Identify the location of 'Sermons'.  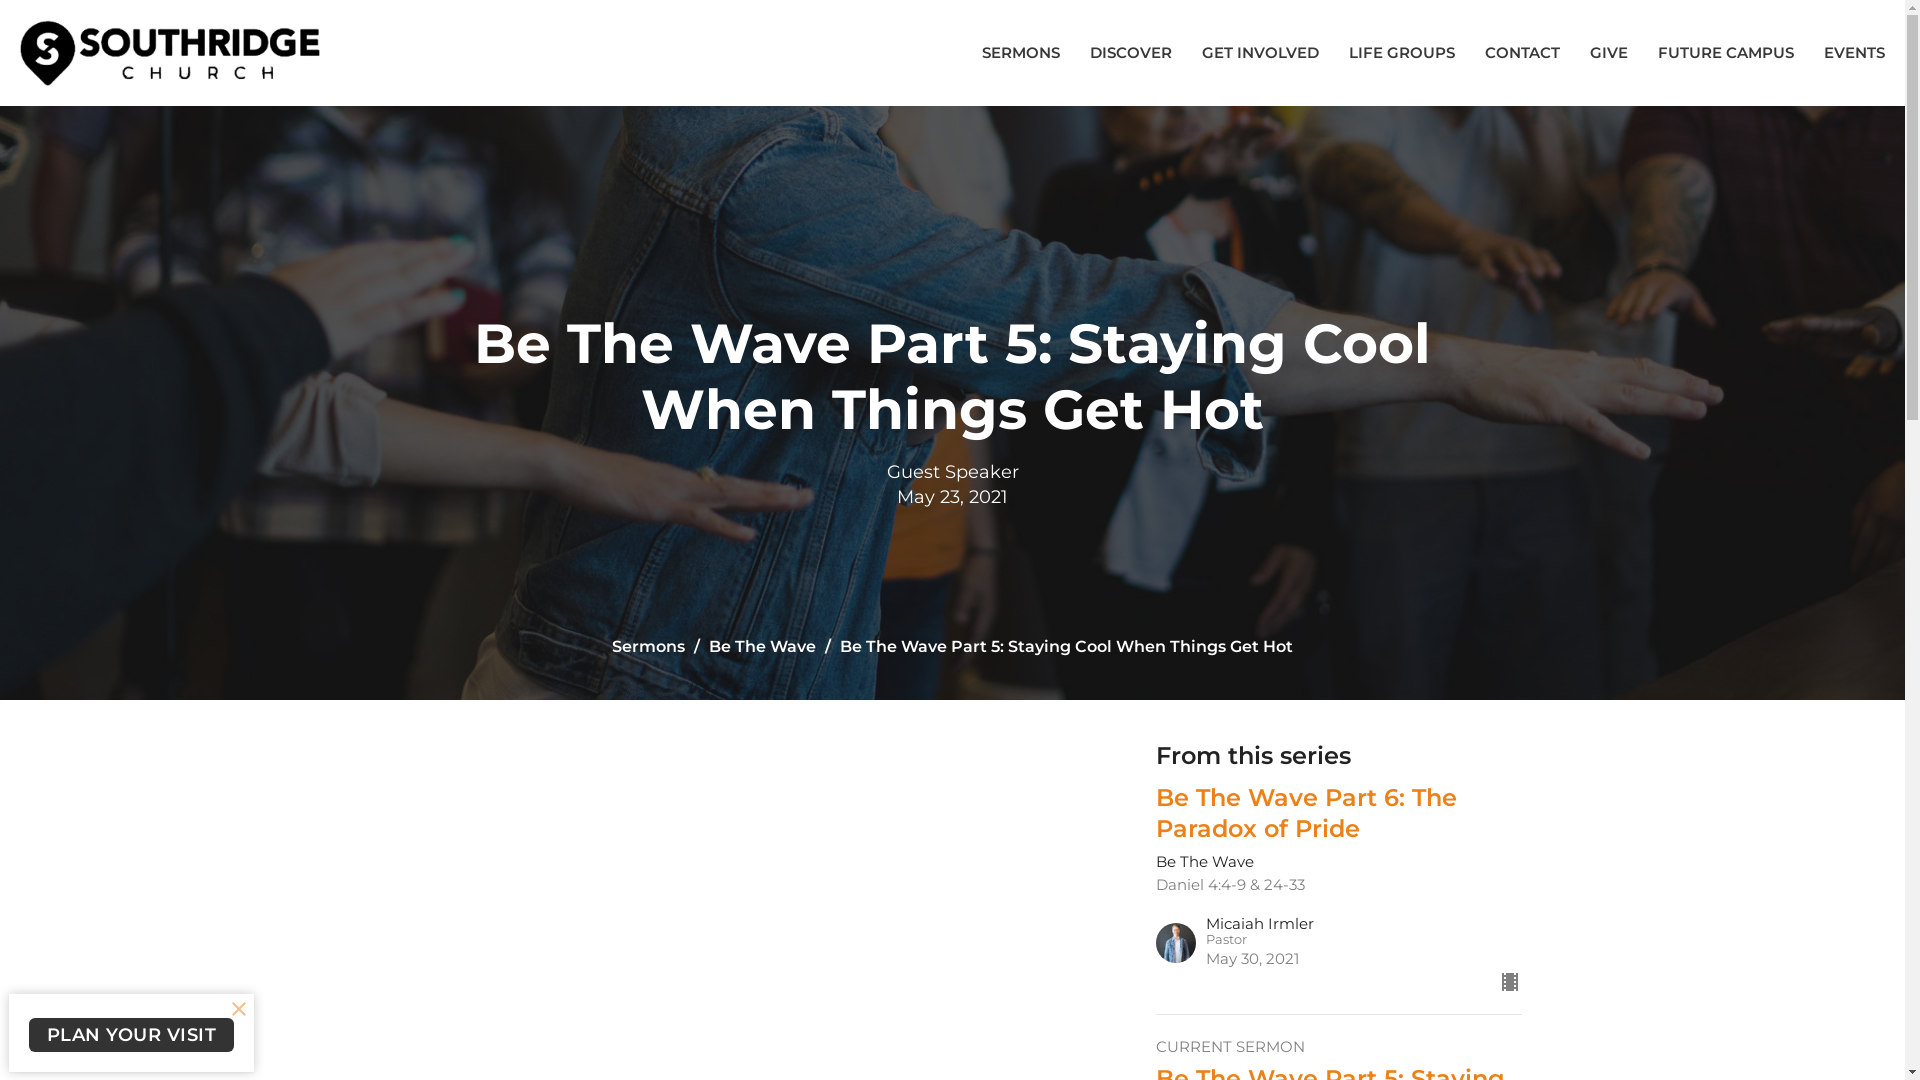
(610, 646).